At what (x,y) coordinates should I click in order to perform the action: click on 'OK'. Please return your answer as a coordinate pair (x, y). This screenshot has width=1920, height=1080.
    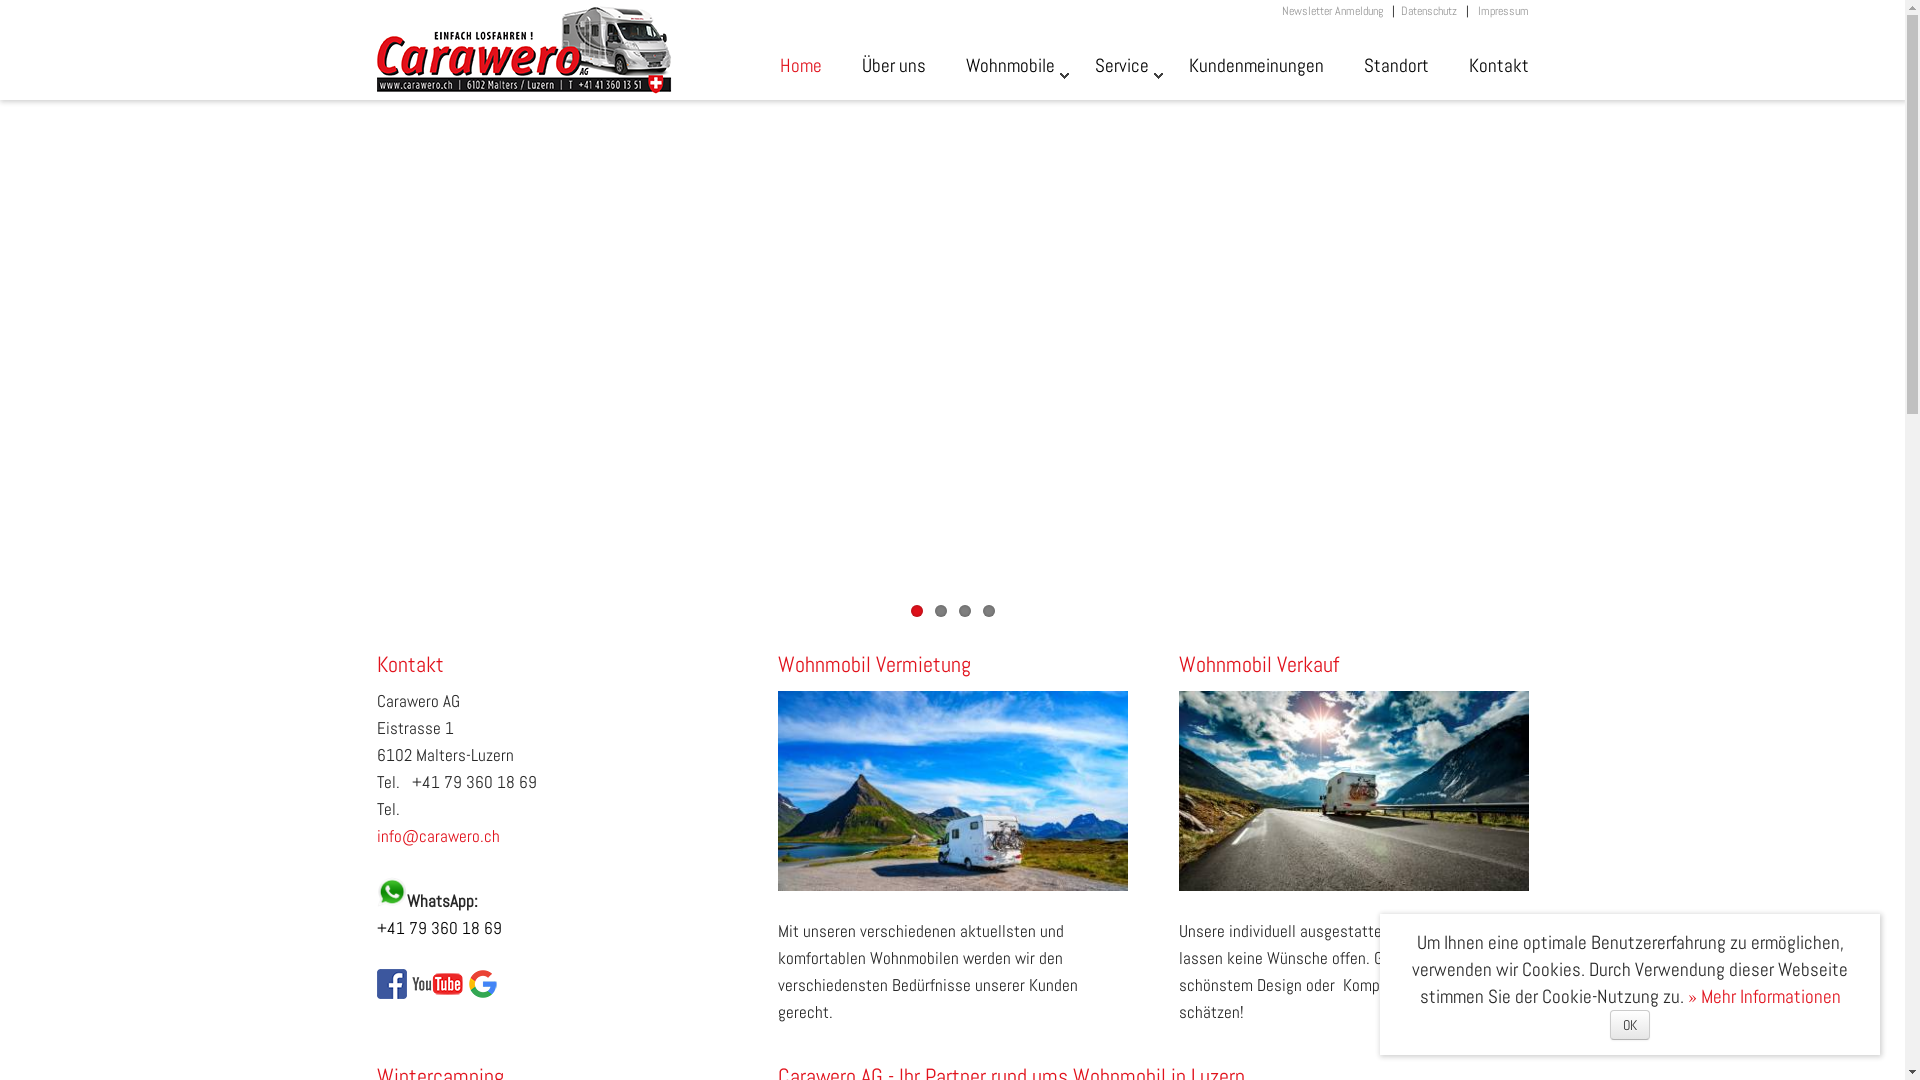
    Looking at the image, I should click on (1630, 1025).